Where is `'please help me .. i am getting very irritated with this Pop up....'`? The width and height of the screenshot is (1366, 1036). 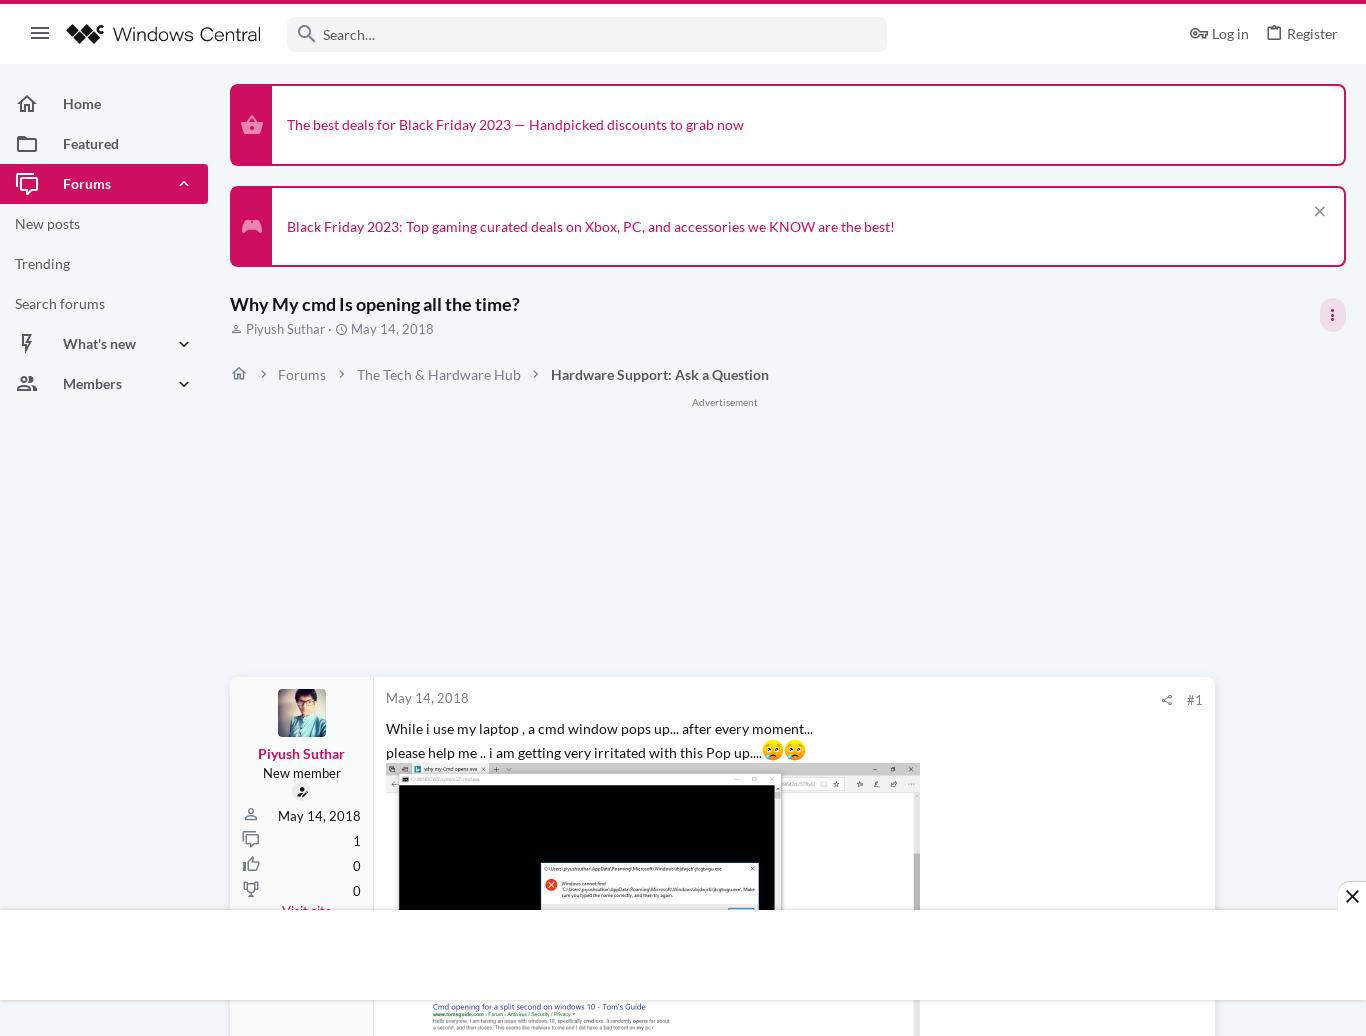
'please help me .. i am getting very irritated with this Pop up....' is located at coordinates (385, 751).